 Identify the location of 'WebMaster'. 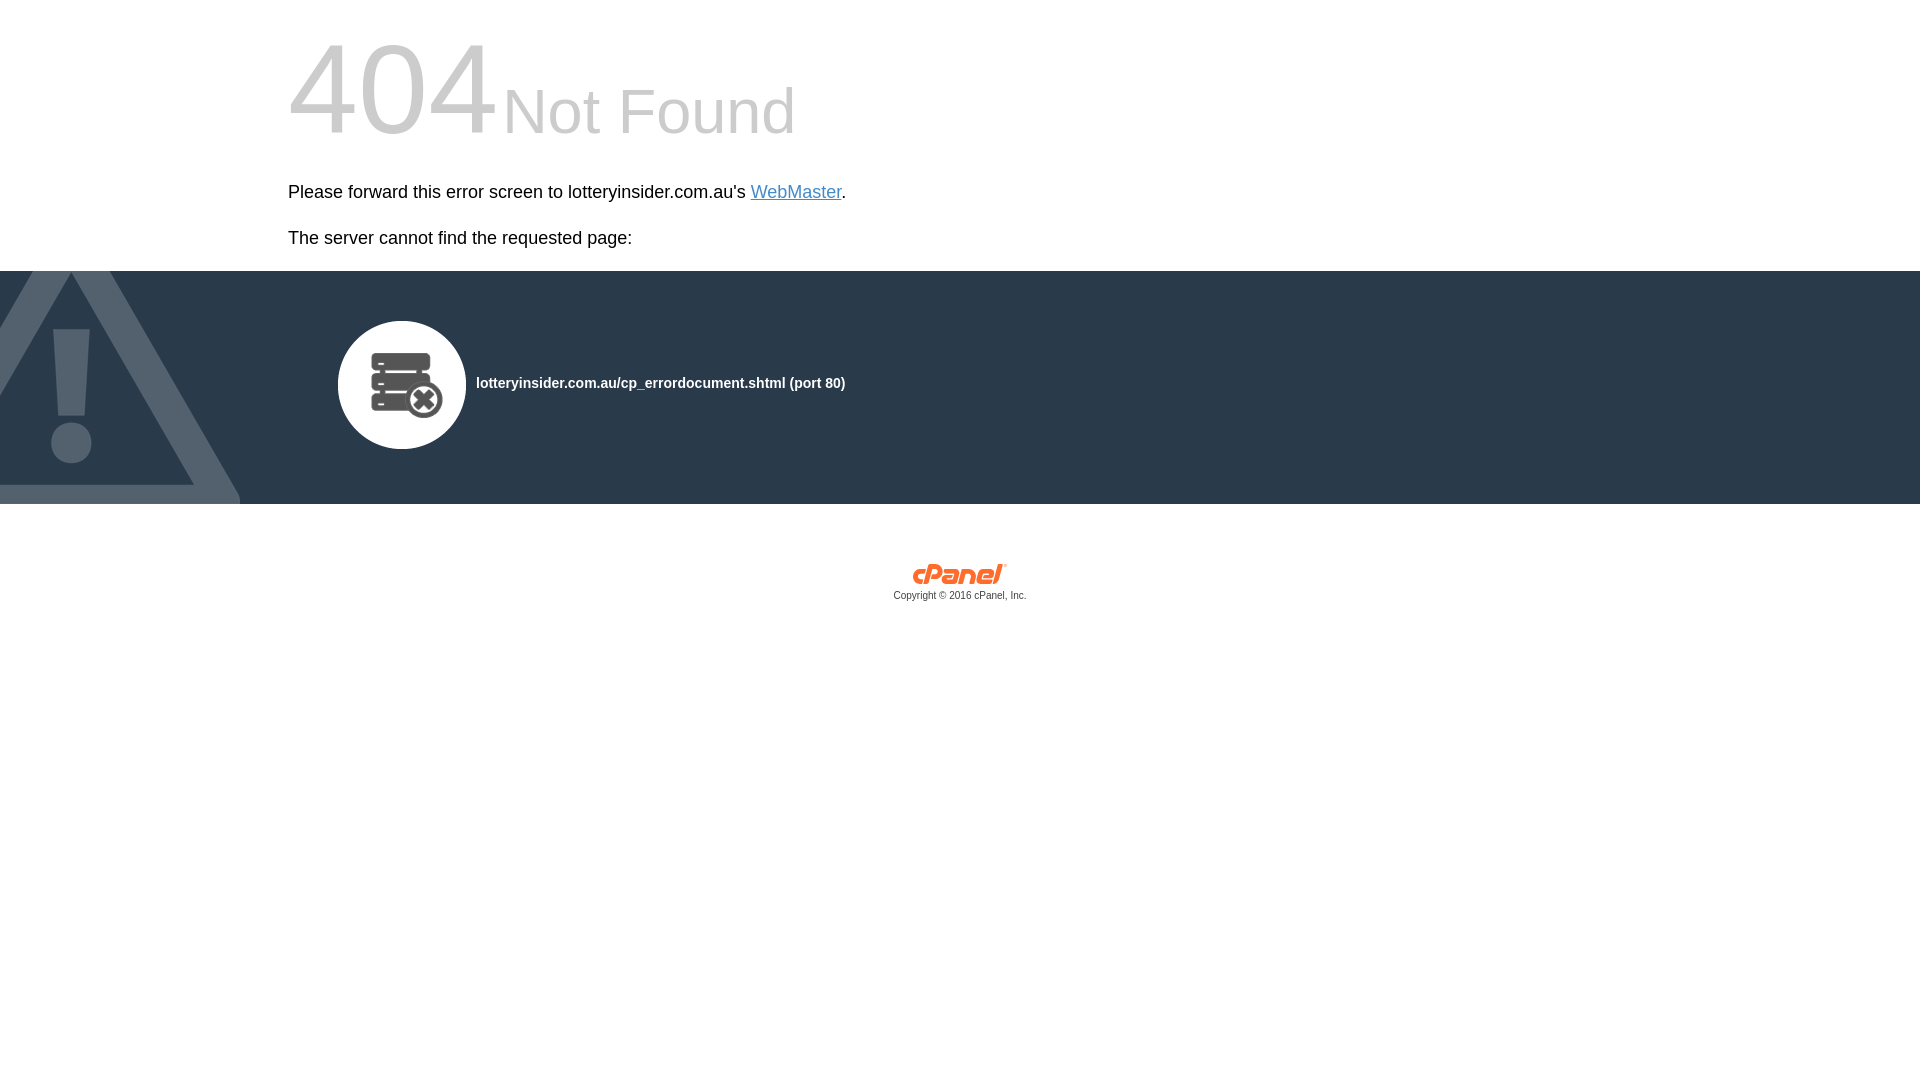
(795, 192).